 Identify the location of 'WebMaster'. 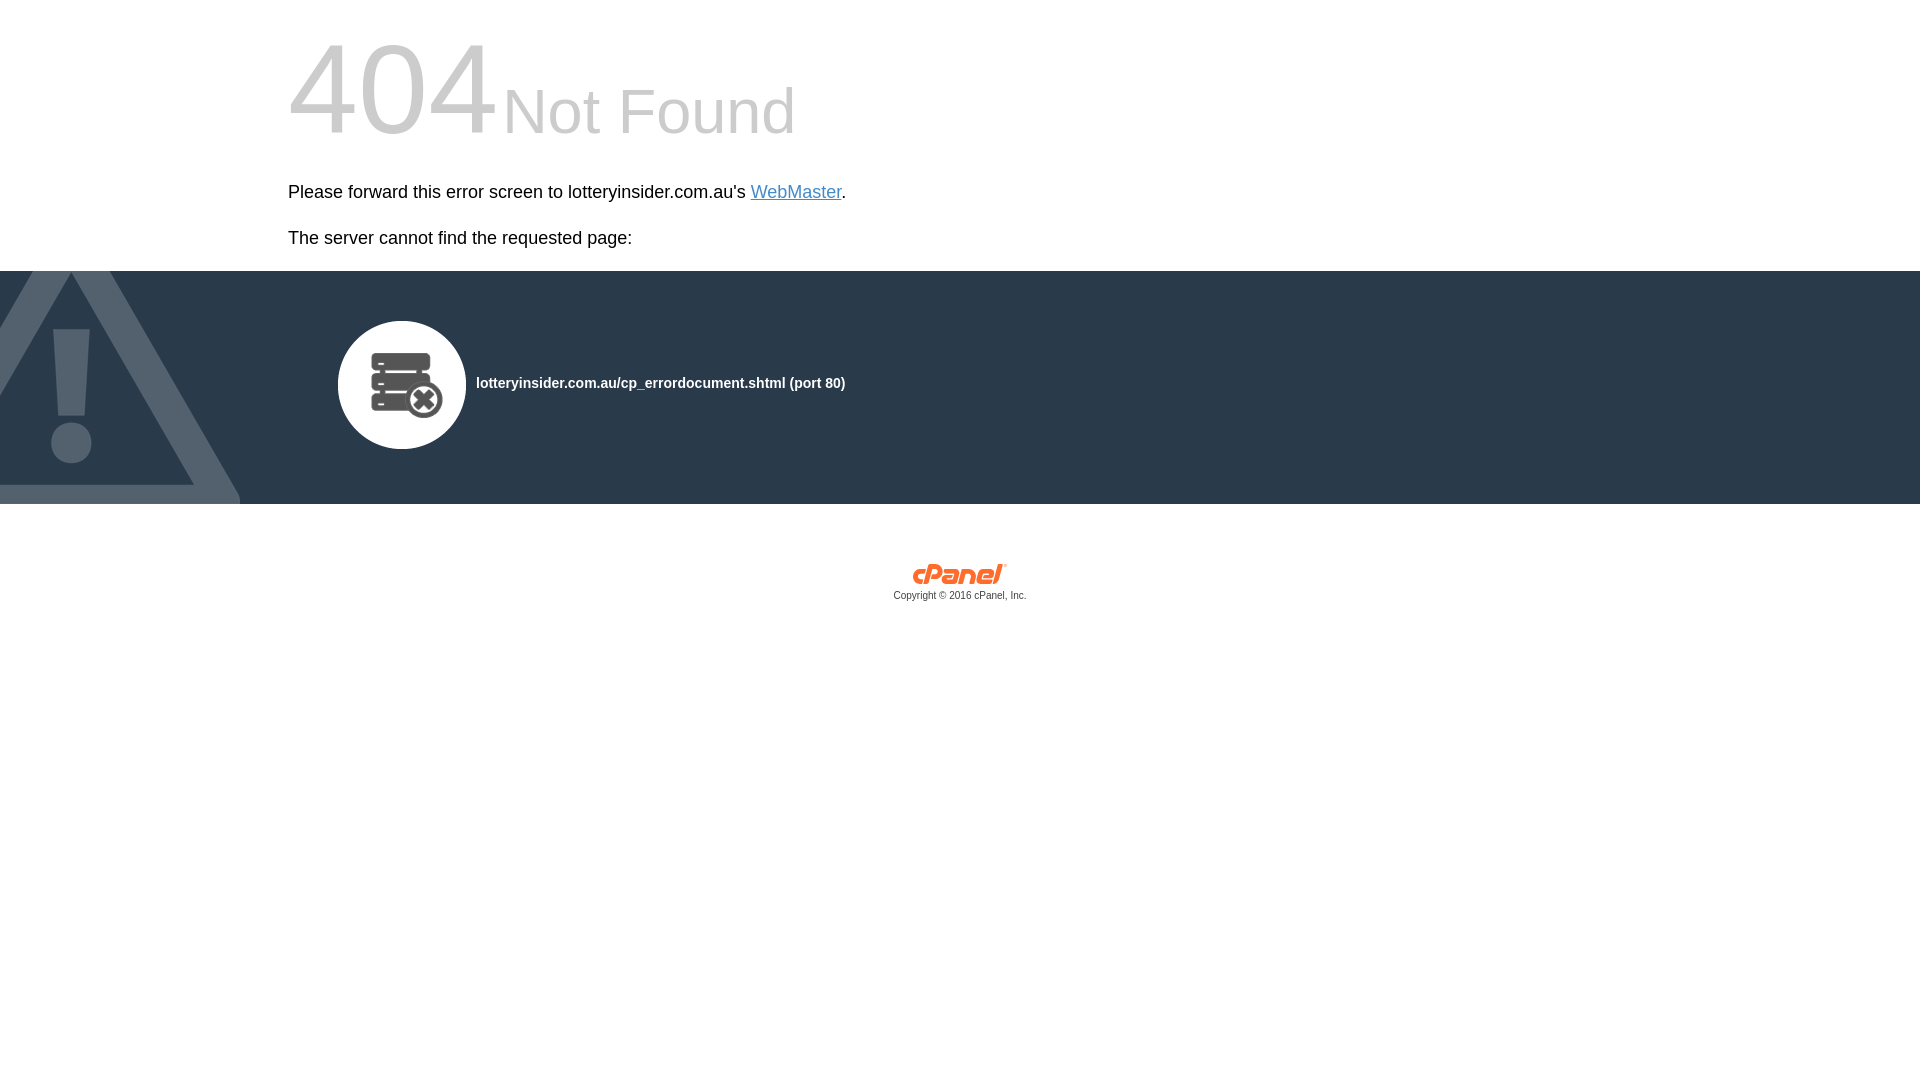
(795, 192).